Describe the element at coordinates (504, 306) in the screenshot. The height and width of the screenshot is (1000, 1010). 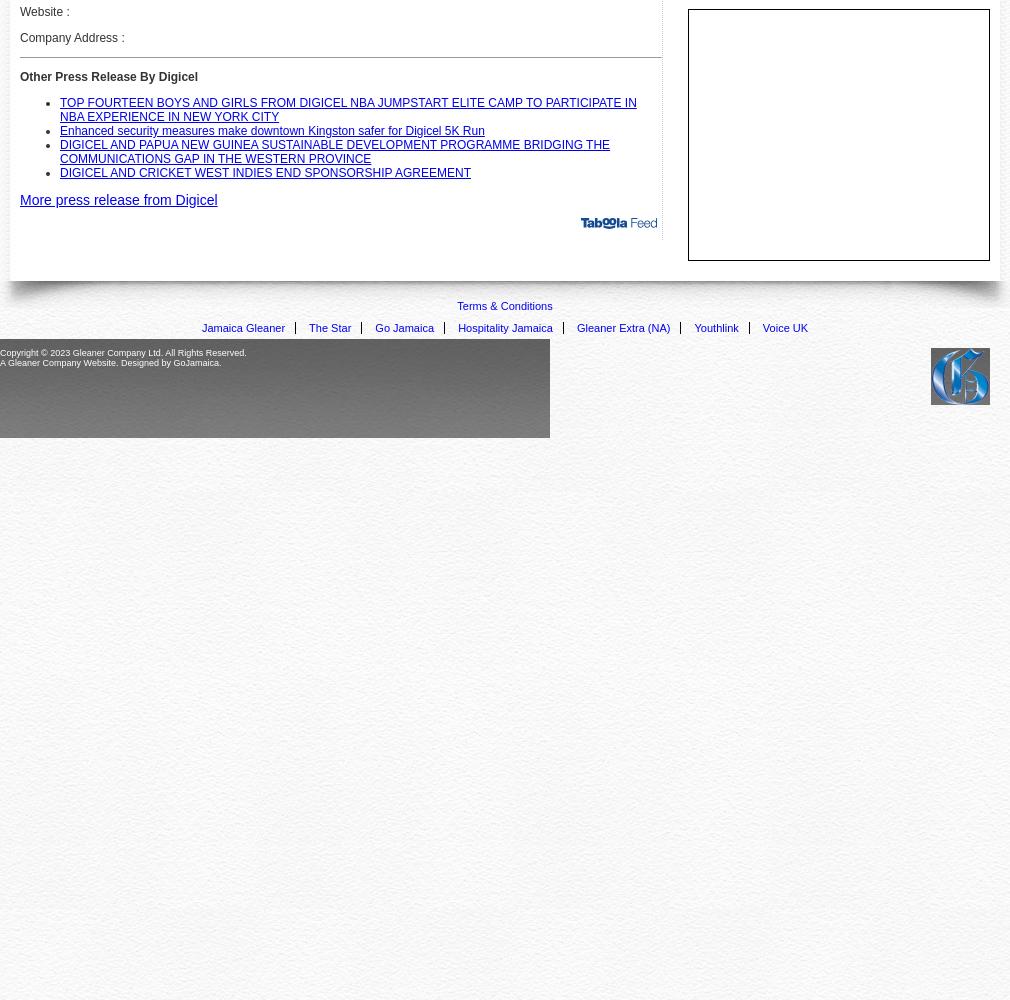
I see `'Terms & Conditions'` at that location.